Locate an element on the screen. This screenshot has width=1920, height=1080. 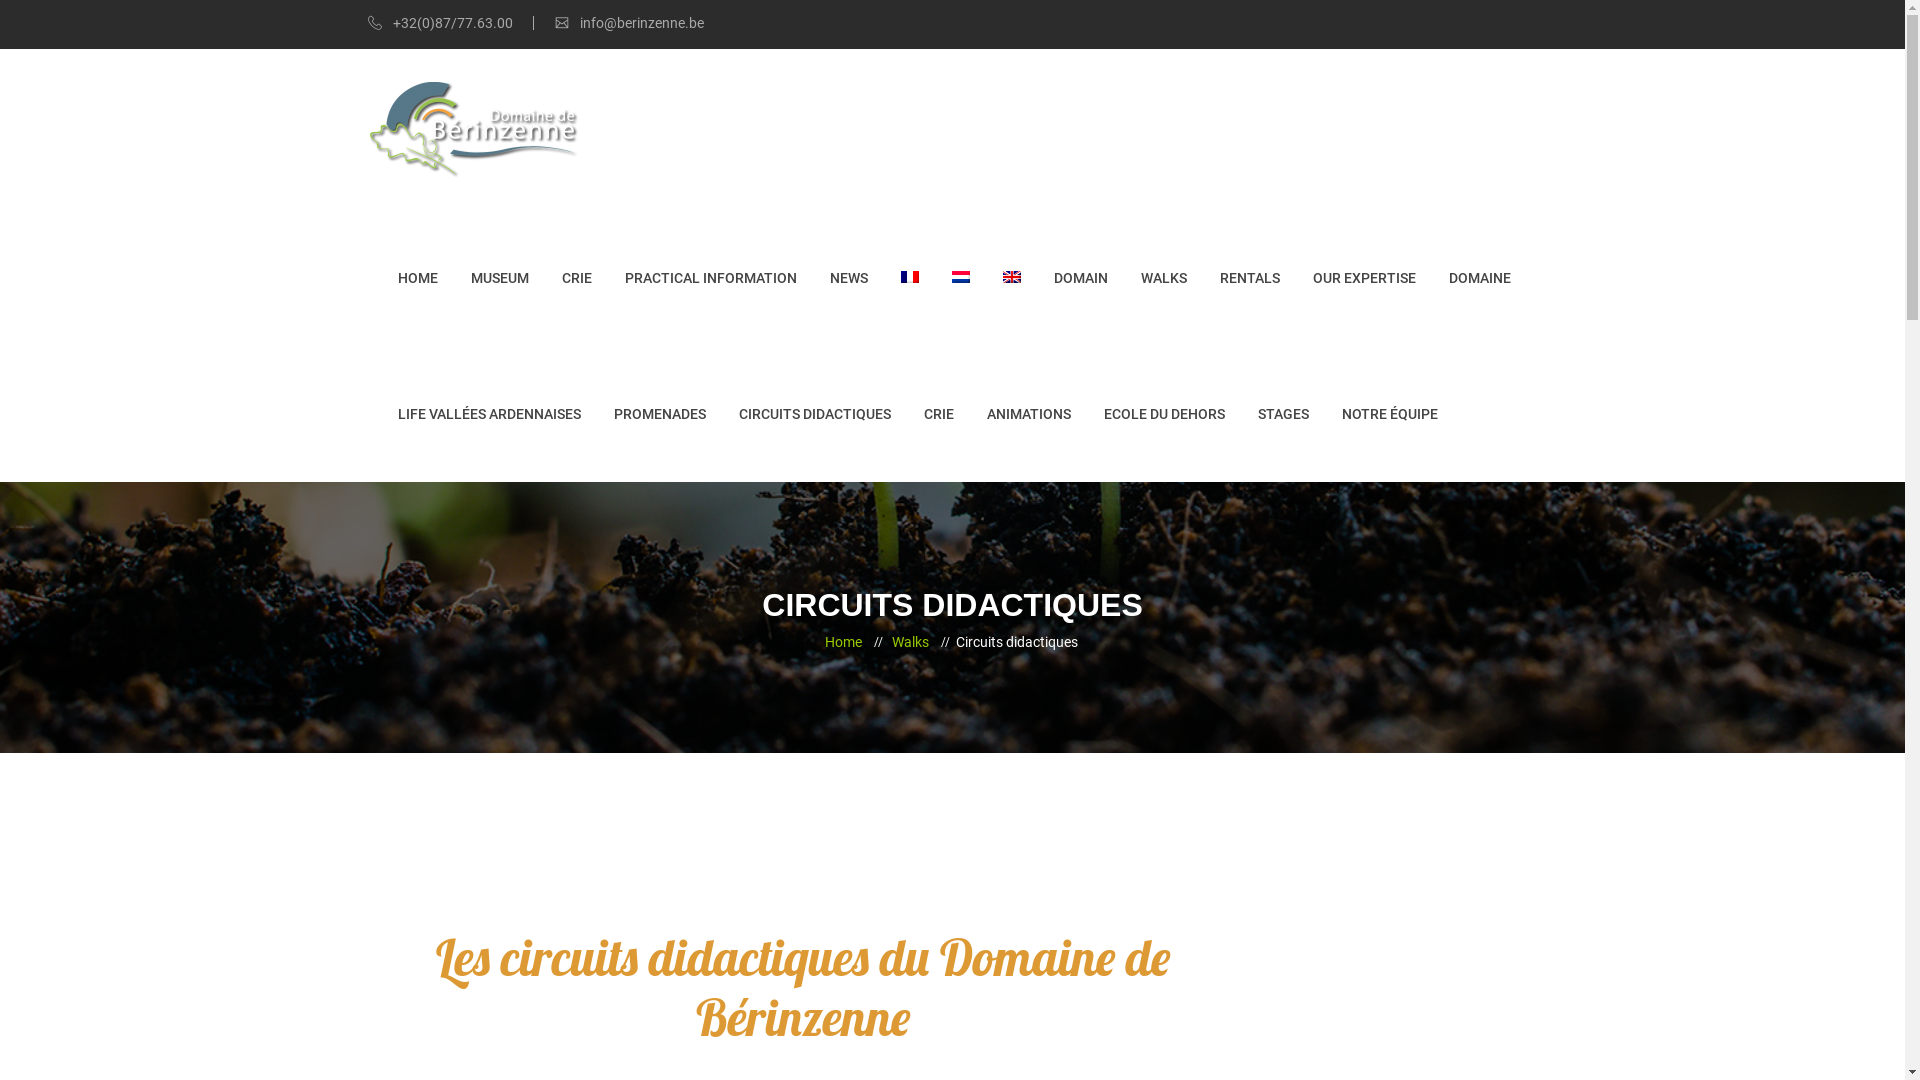
'CRIE' is located at coordinates (575, 277).